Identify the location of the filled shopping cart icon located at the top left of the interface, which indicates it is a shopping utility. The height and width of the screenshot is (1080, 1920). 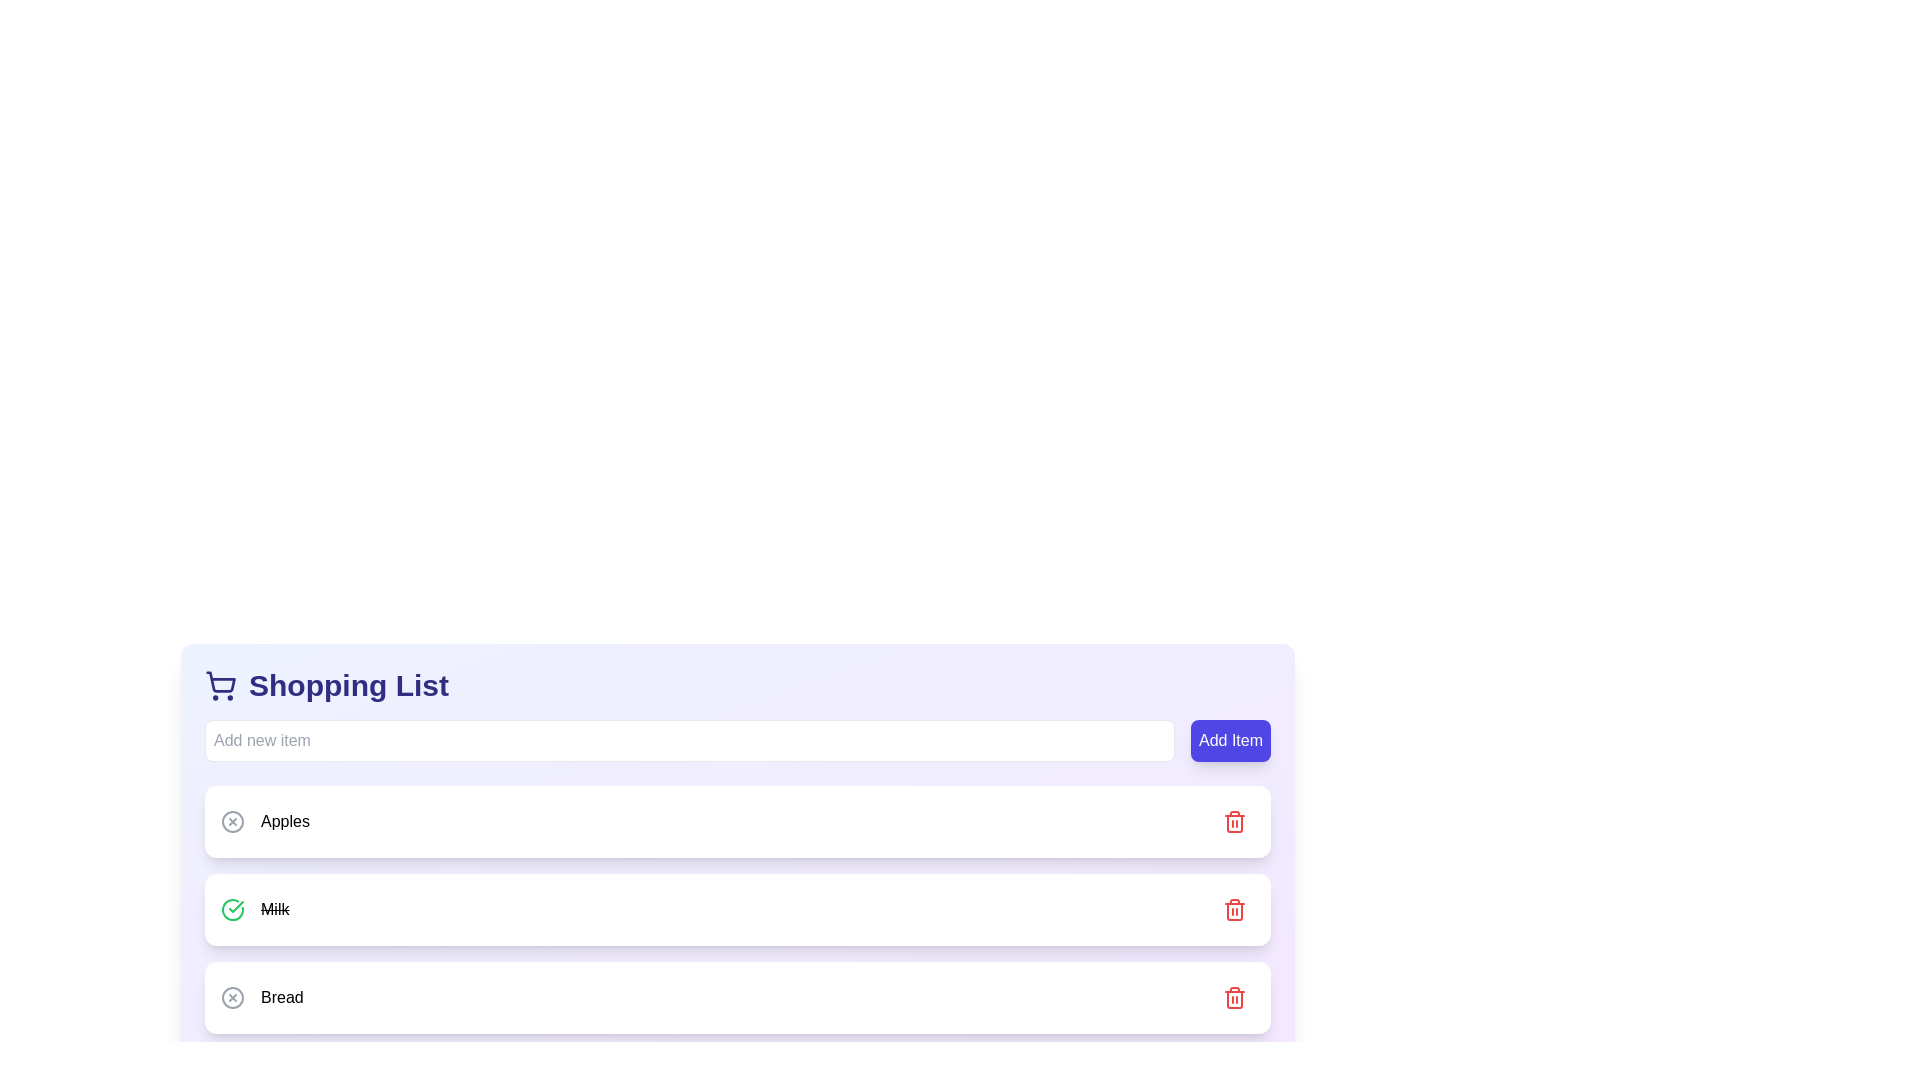
(221, 681).